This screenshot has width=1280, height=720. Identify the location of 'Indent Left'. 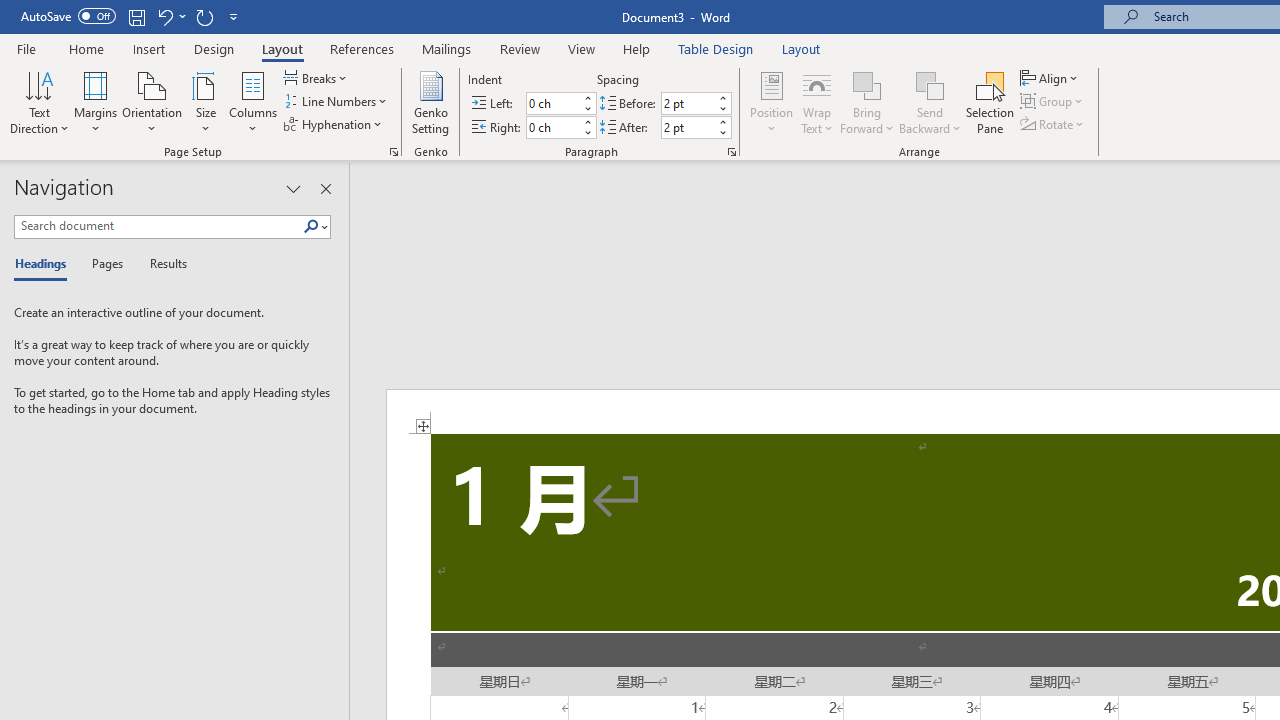
(552, 103).